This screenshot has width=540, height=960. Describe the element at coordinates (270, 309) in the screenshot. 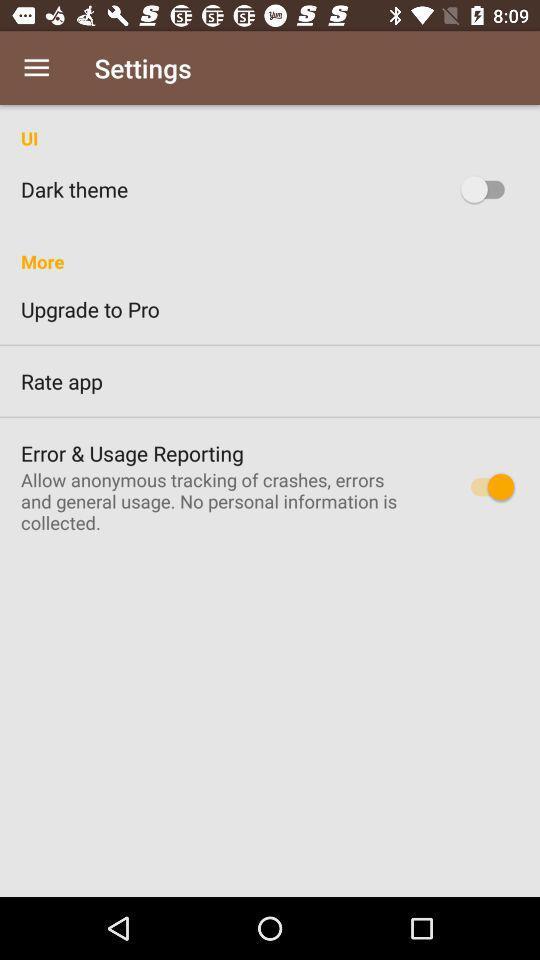

I see `the upgrade to pro` at that location.